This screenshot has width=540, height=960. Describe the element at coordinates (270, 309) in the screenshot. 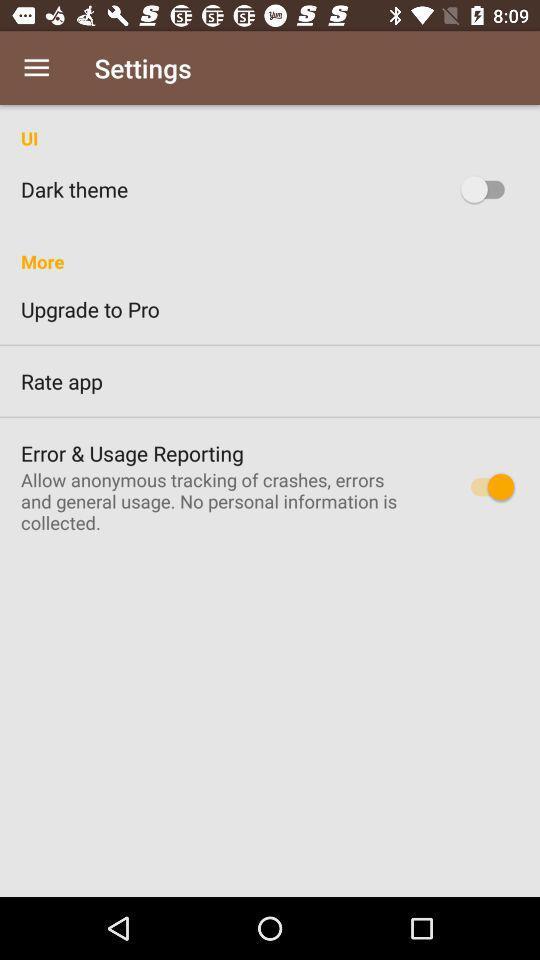

I see `the upgrade to pro` at that location.